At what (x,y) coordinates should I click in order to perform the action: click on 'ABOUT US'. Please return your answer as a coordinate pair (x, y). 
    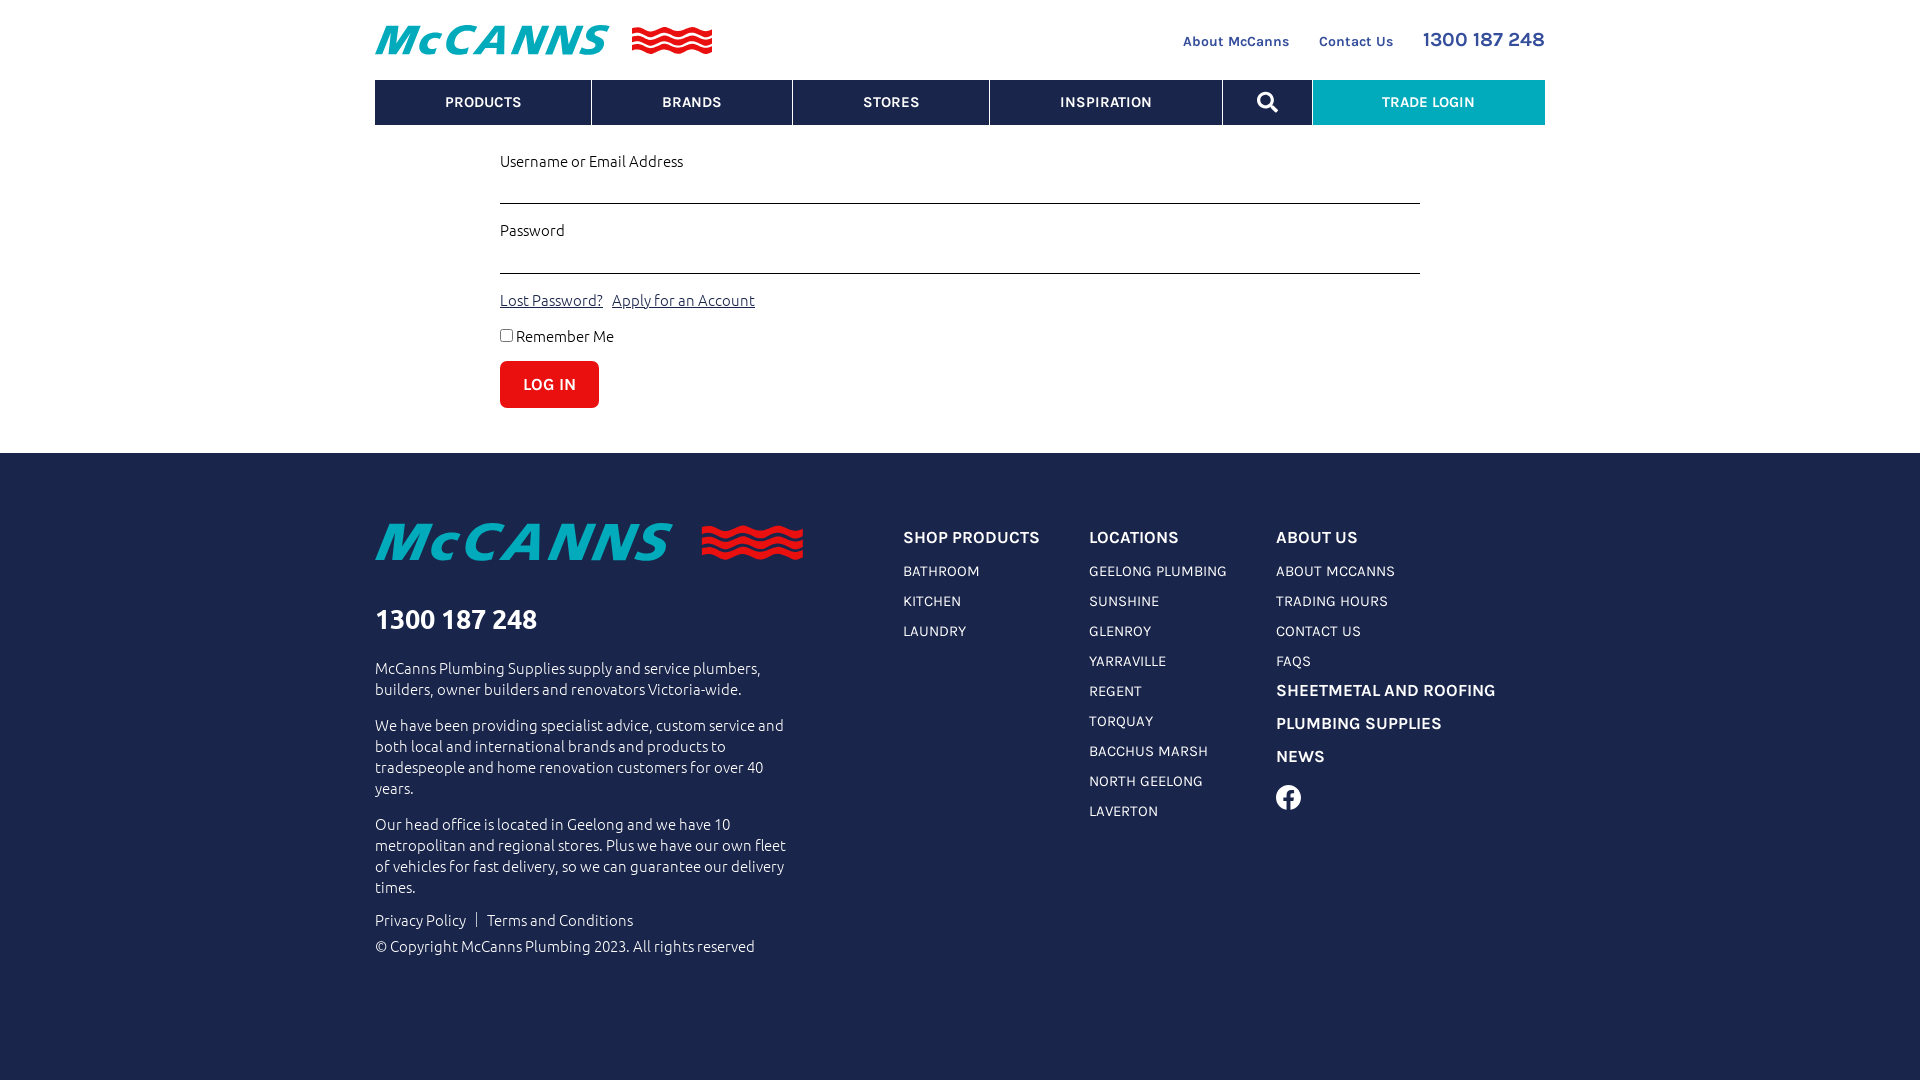
    Looking at the image, I should click on (1316, 536).